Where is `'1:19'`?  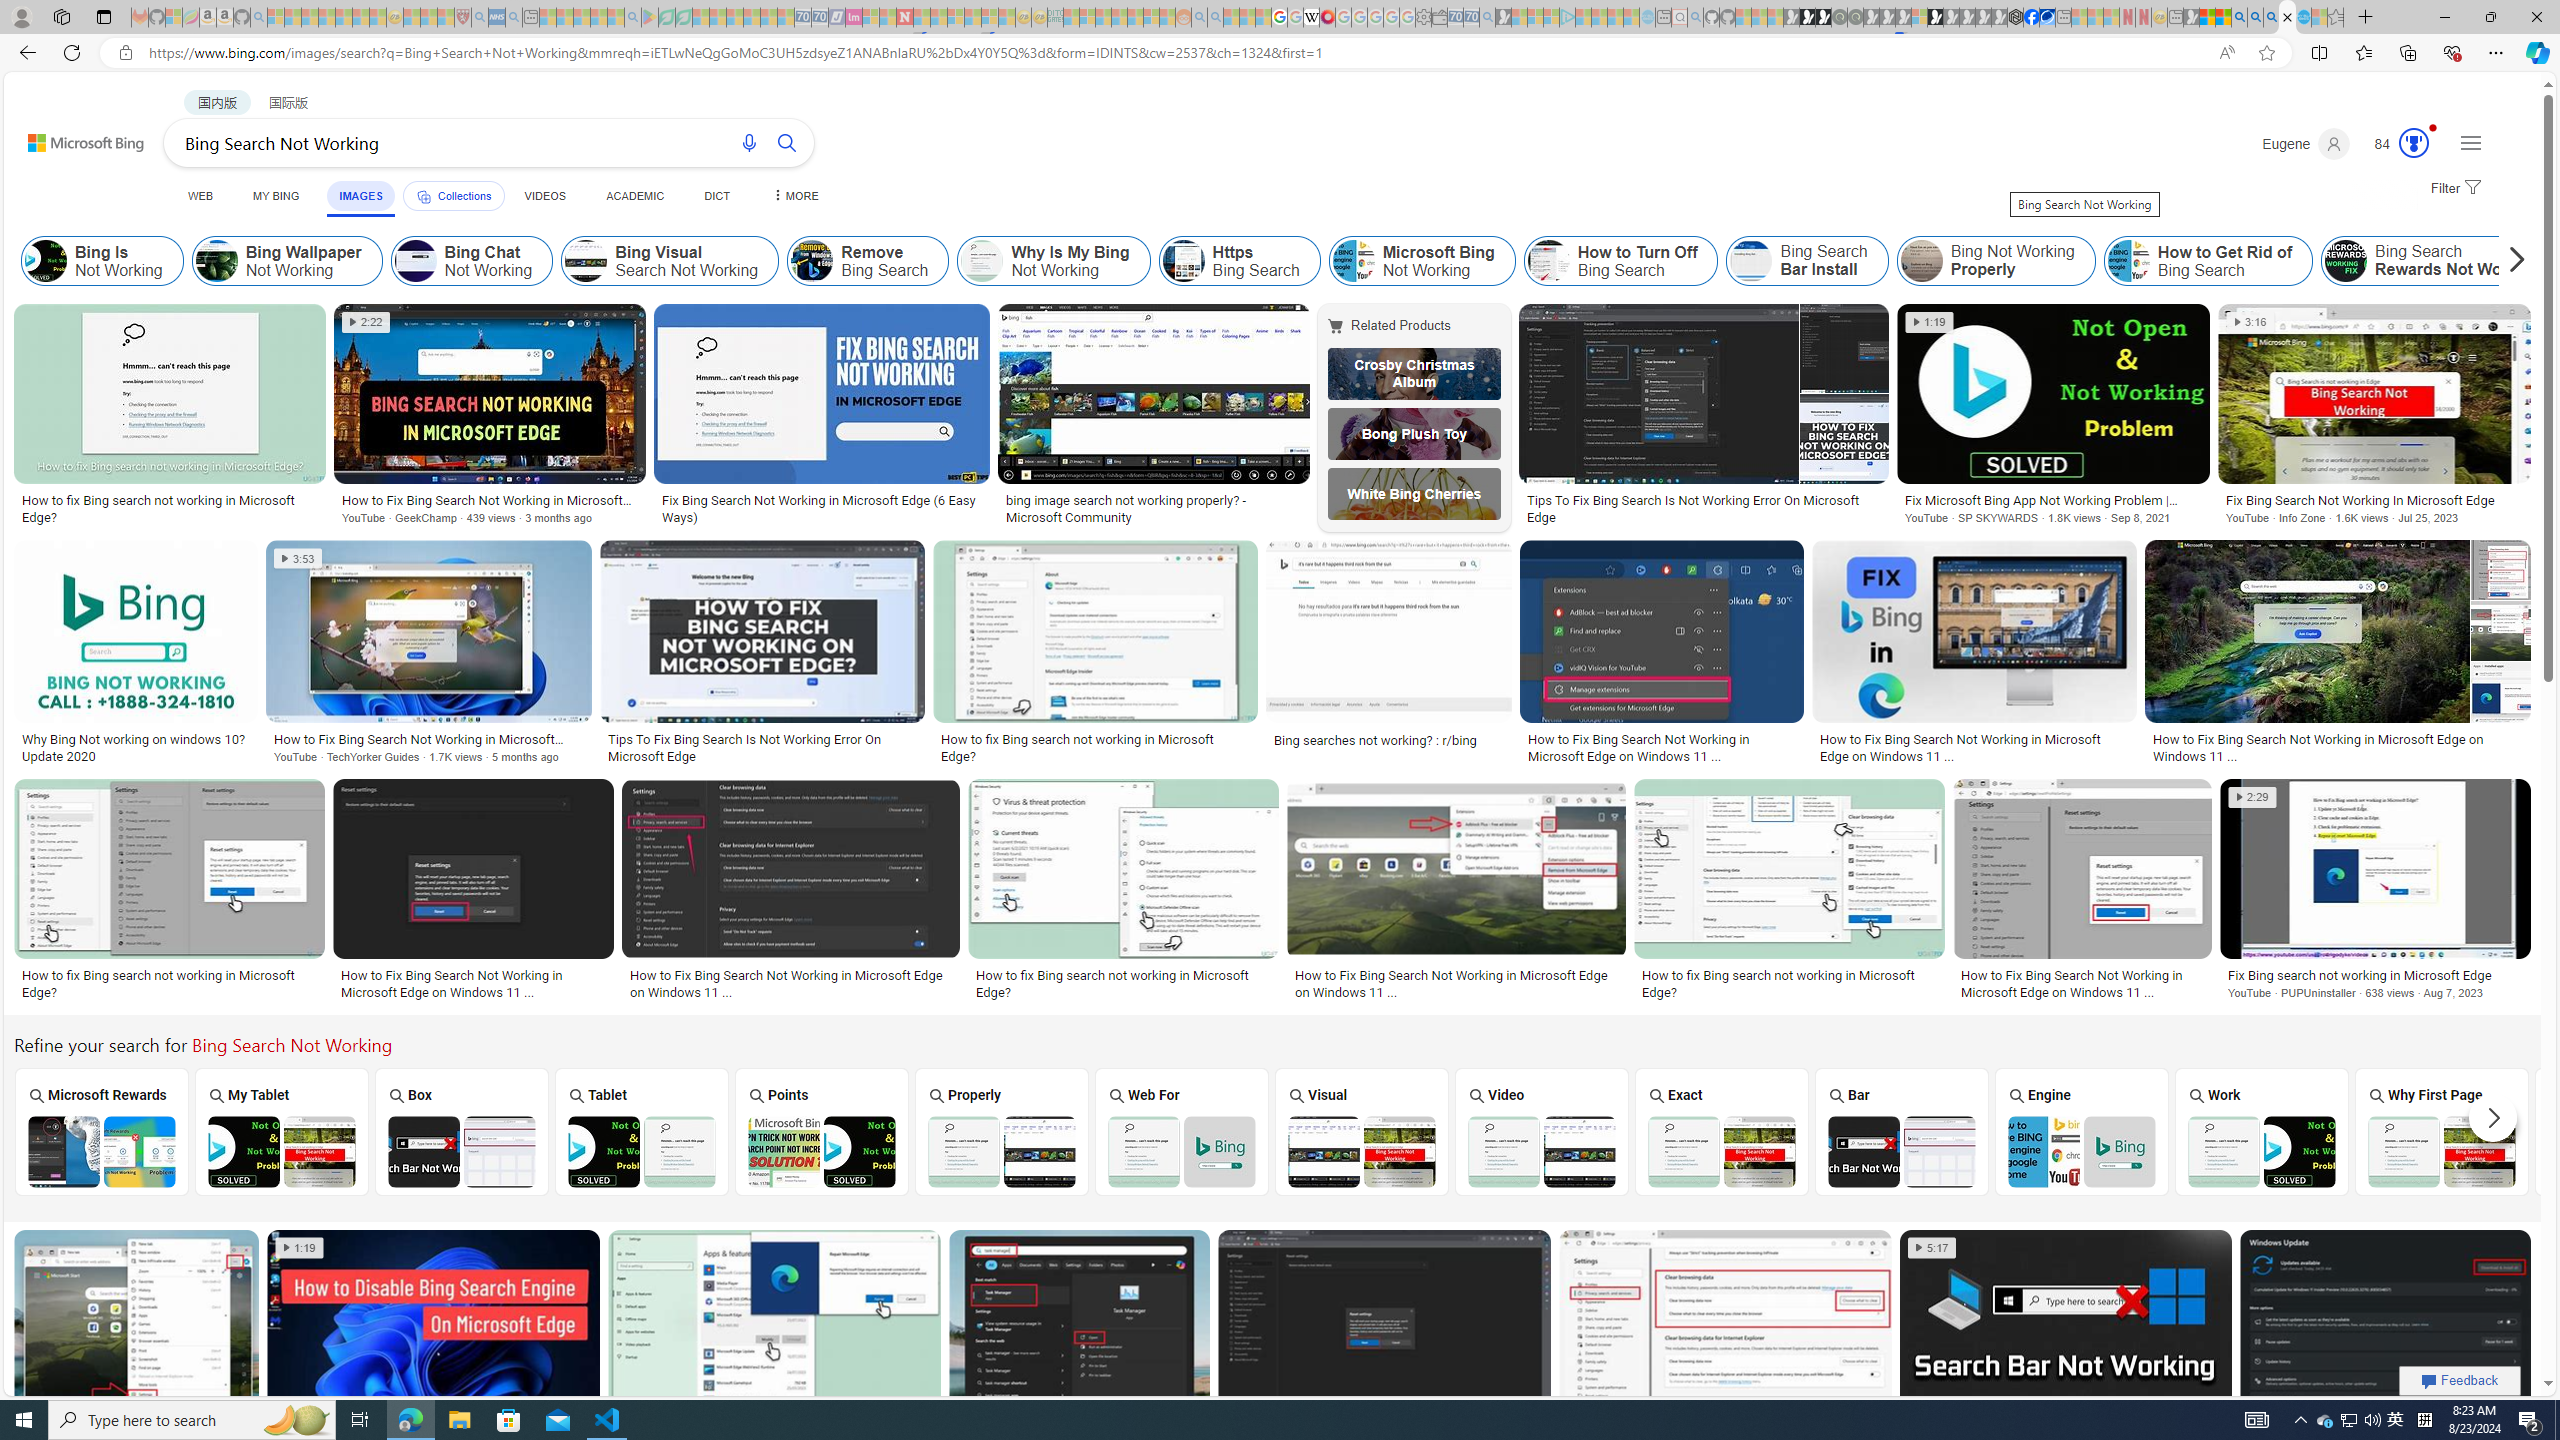 '1:19' is located at coordinates (298, 1246).